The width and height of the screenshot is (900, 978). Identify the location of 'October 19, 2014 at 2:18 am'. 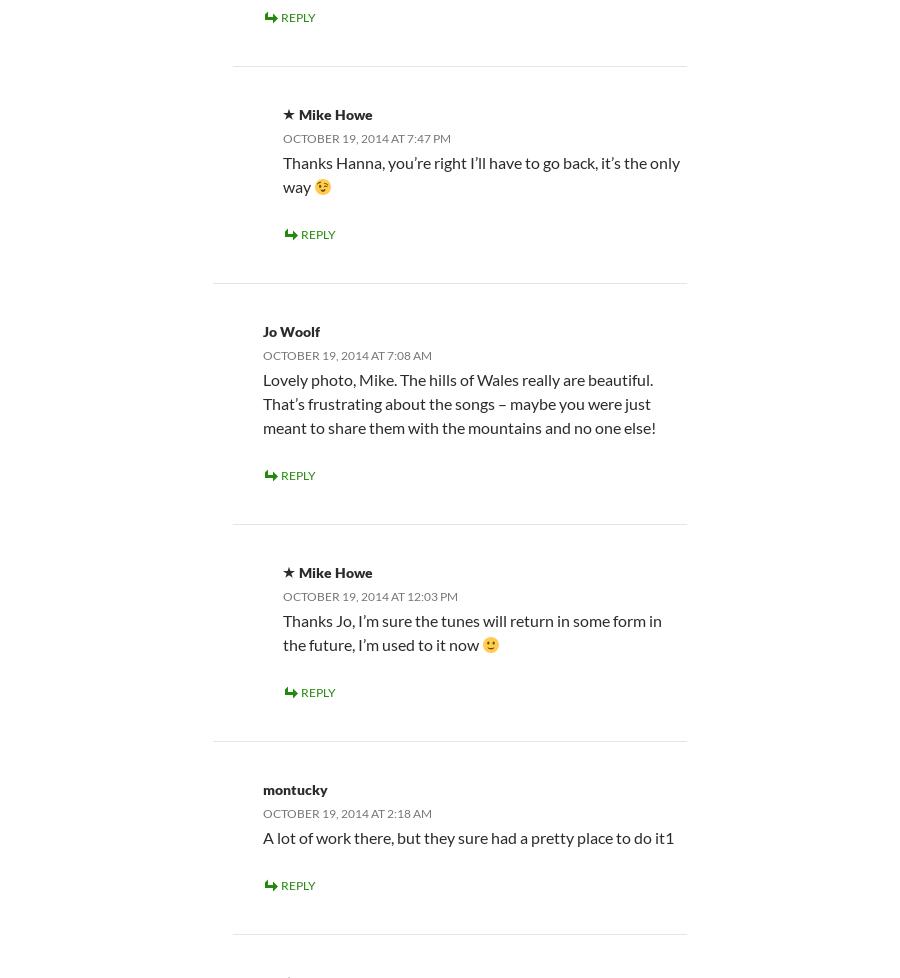
(347, 811).